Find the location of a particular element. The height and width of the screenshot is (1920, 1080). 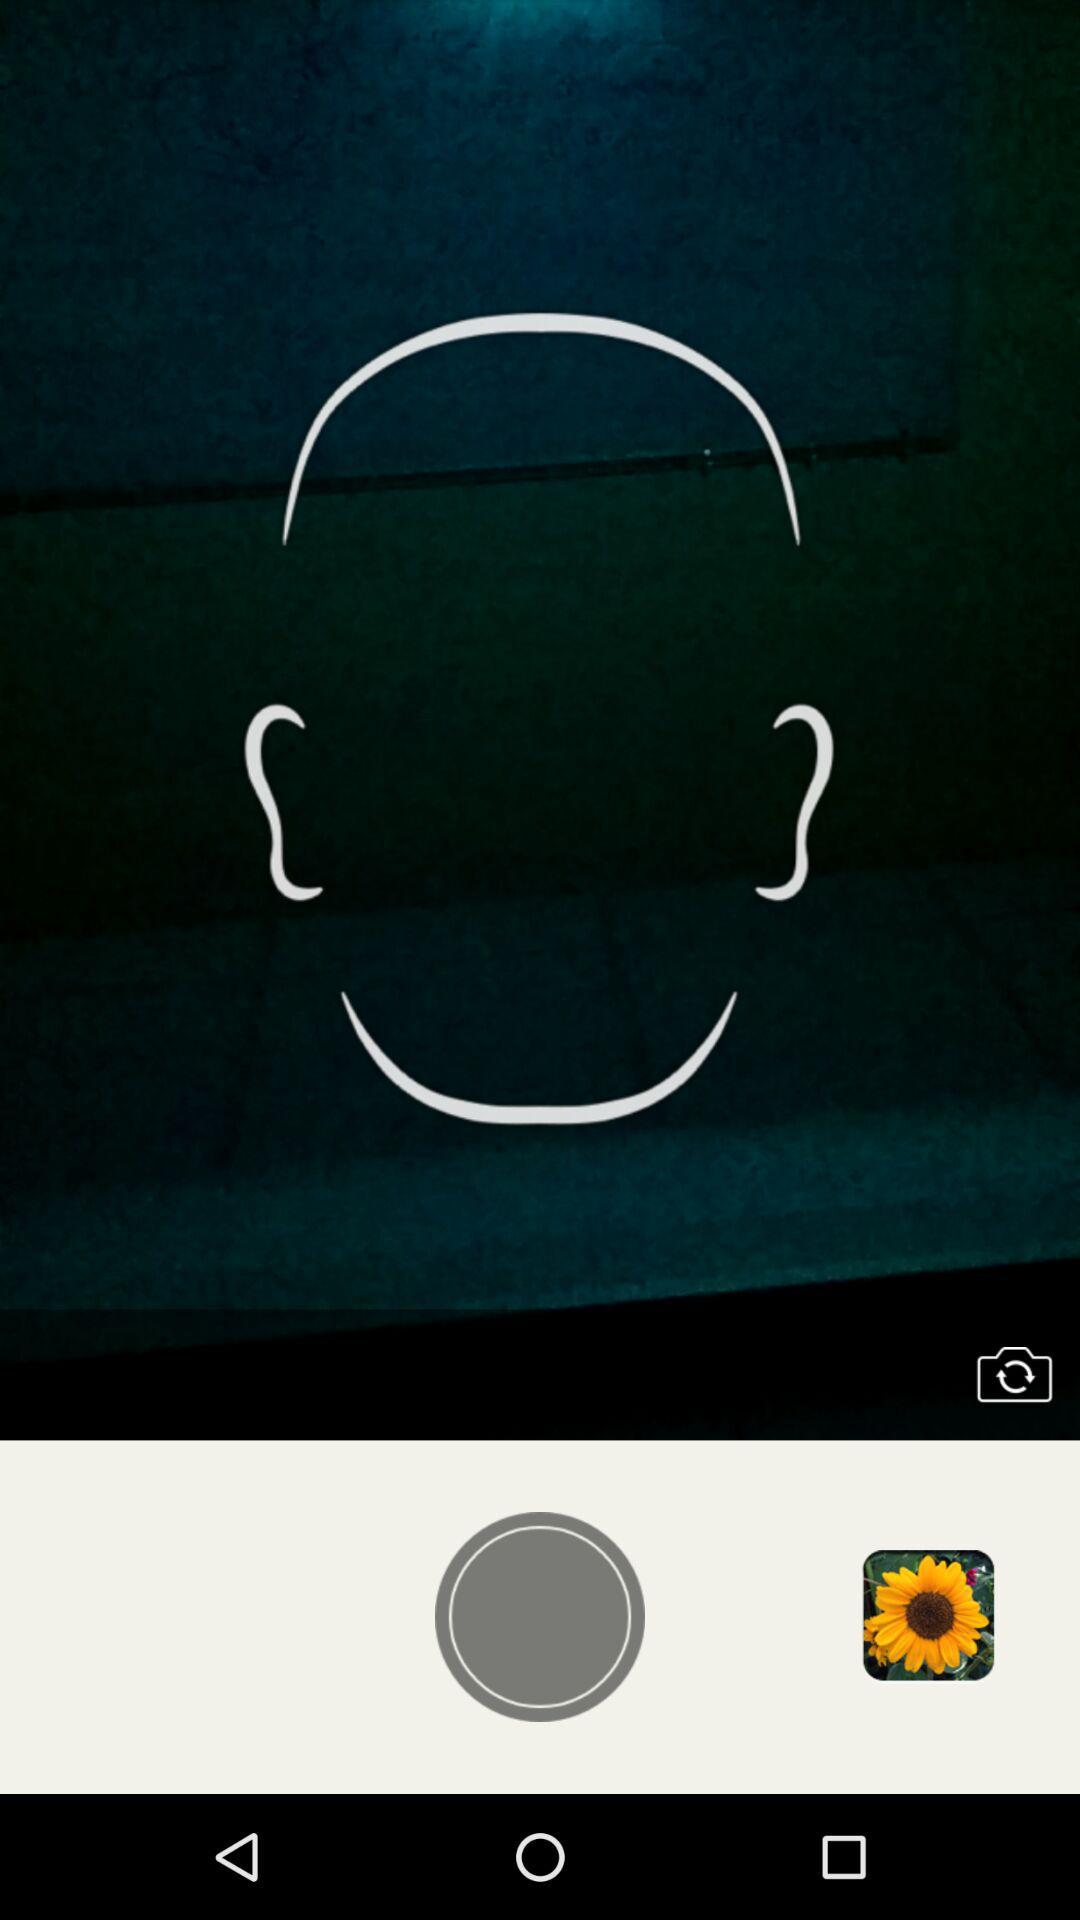

access phone 's camera is located at coordinates (1014, 1374).